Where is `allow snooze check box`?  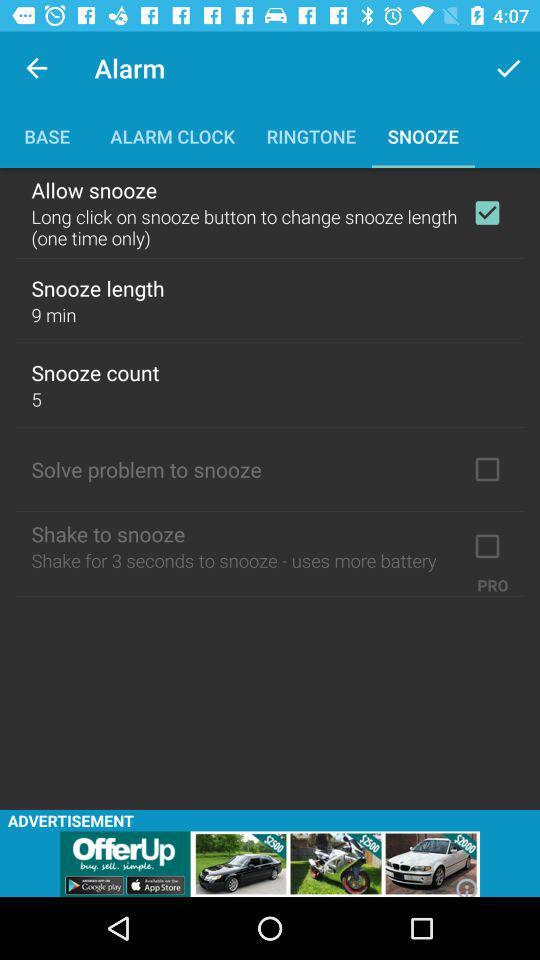
allow snooze check box is located at coordinates (486, 213).